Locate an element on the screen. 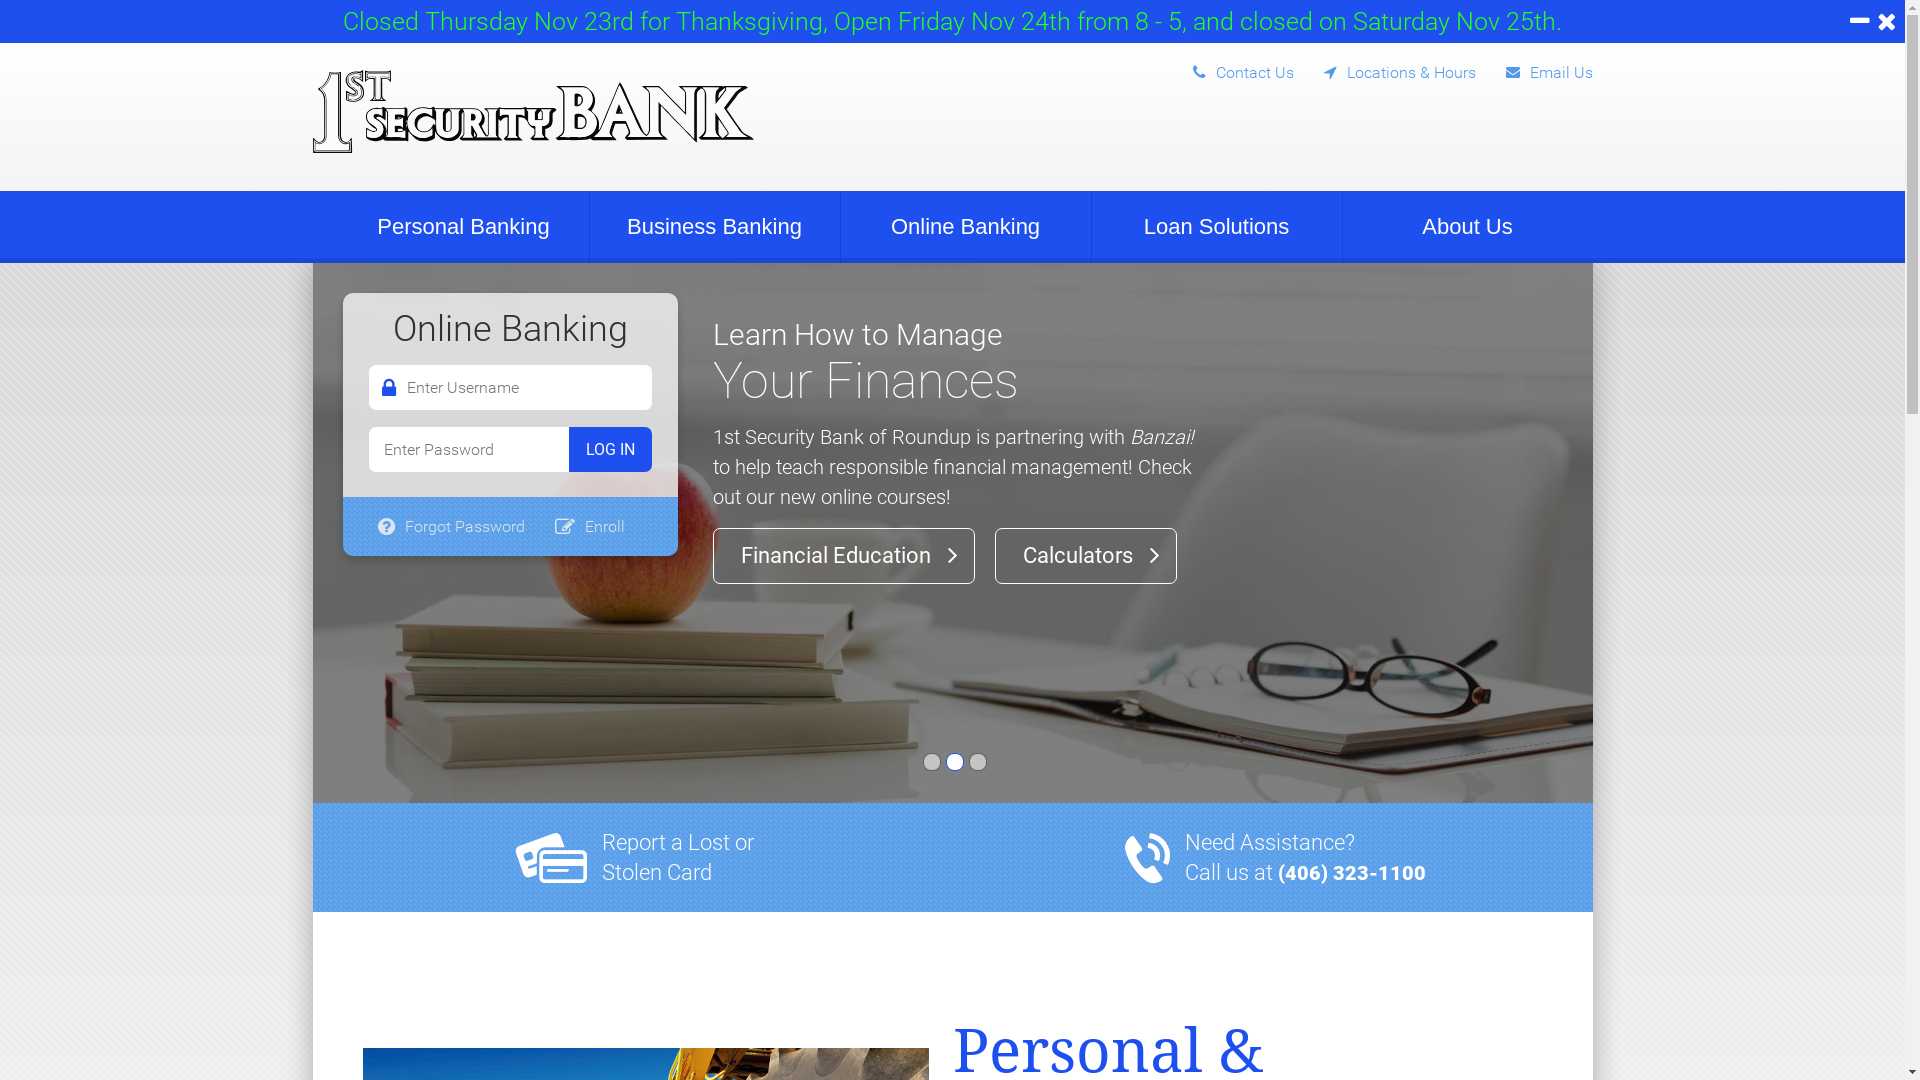 The width and height of the screenshot is (1920, 1080). 'Slide-01' is located at coordinates (930, 762).